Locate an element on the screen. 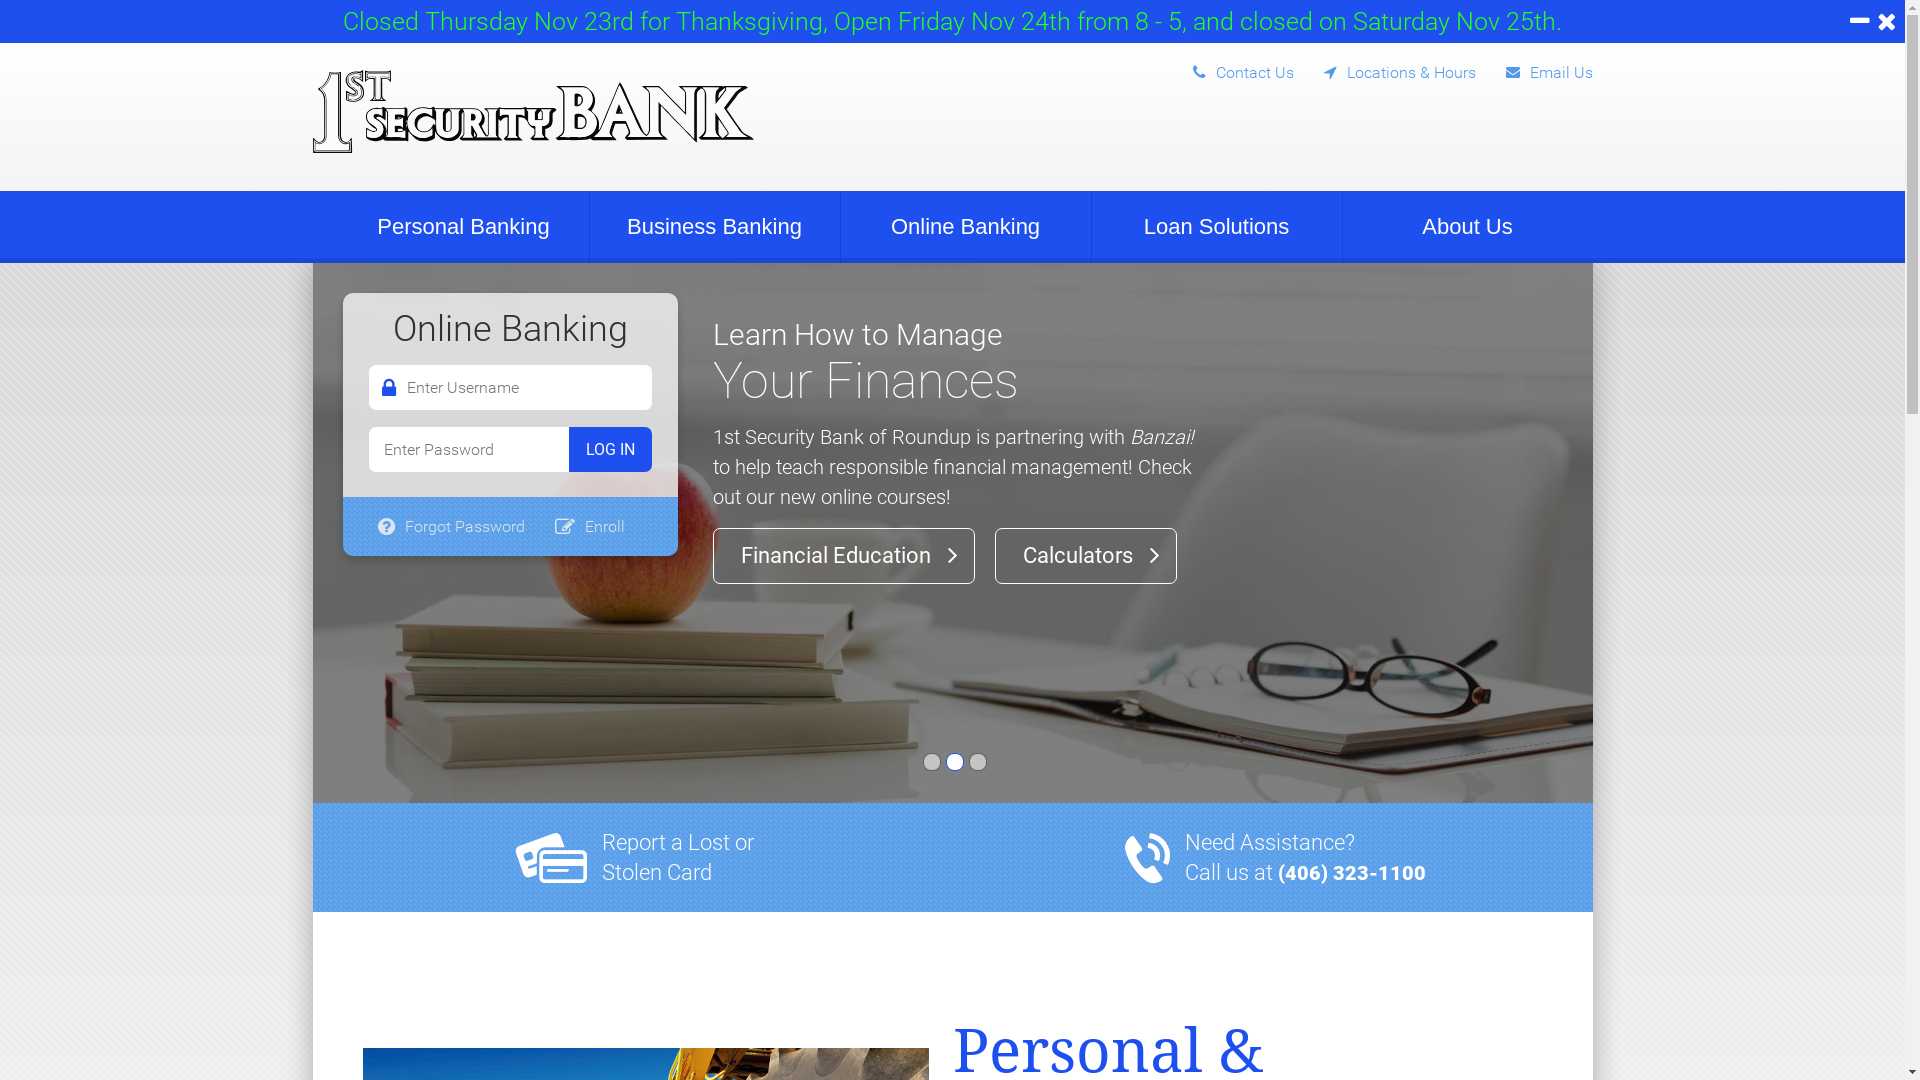 The width and height of the screenshot is (1920, 1080). 'Slide-01' is located at coordinates (930, 762).